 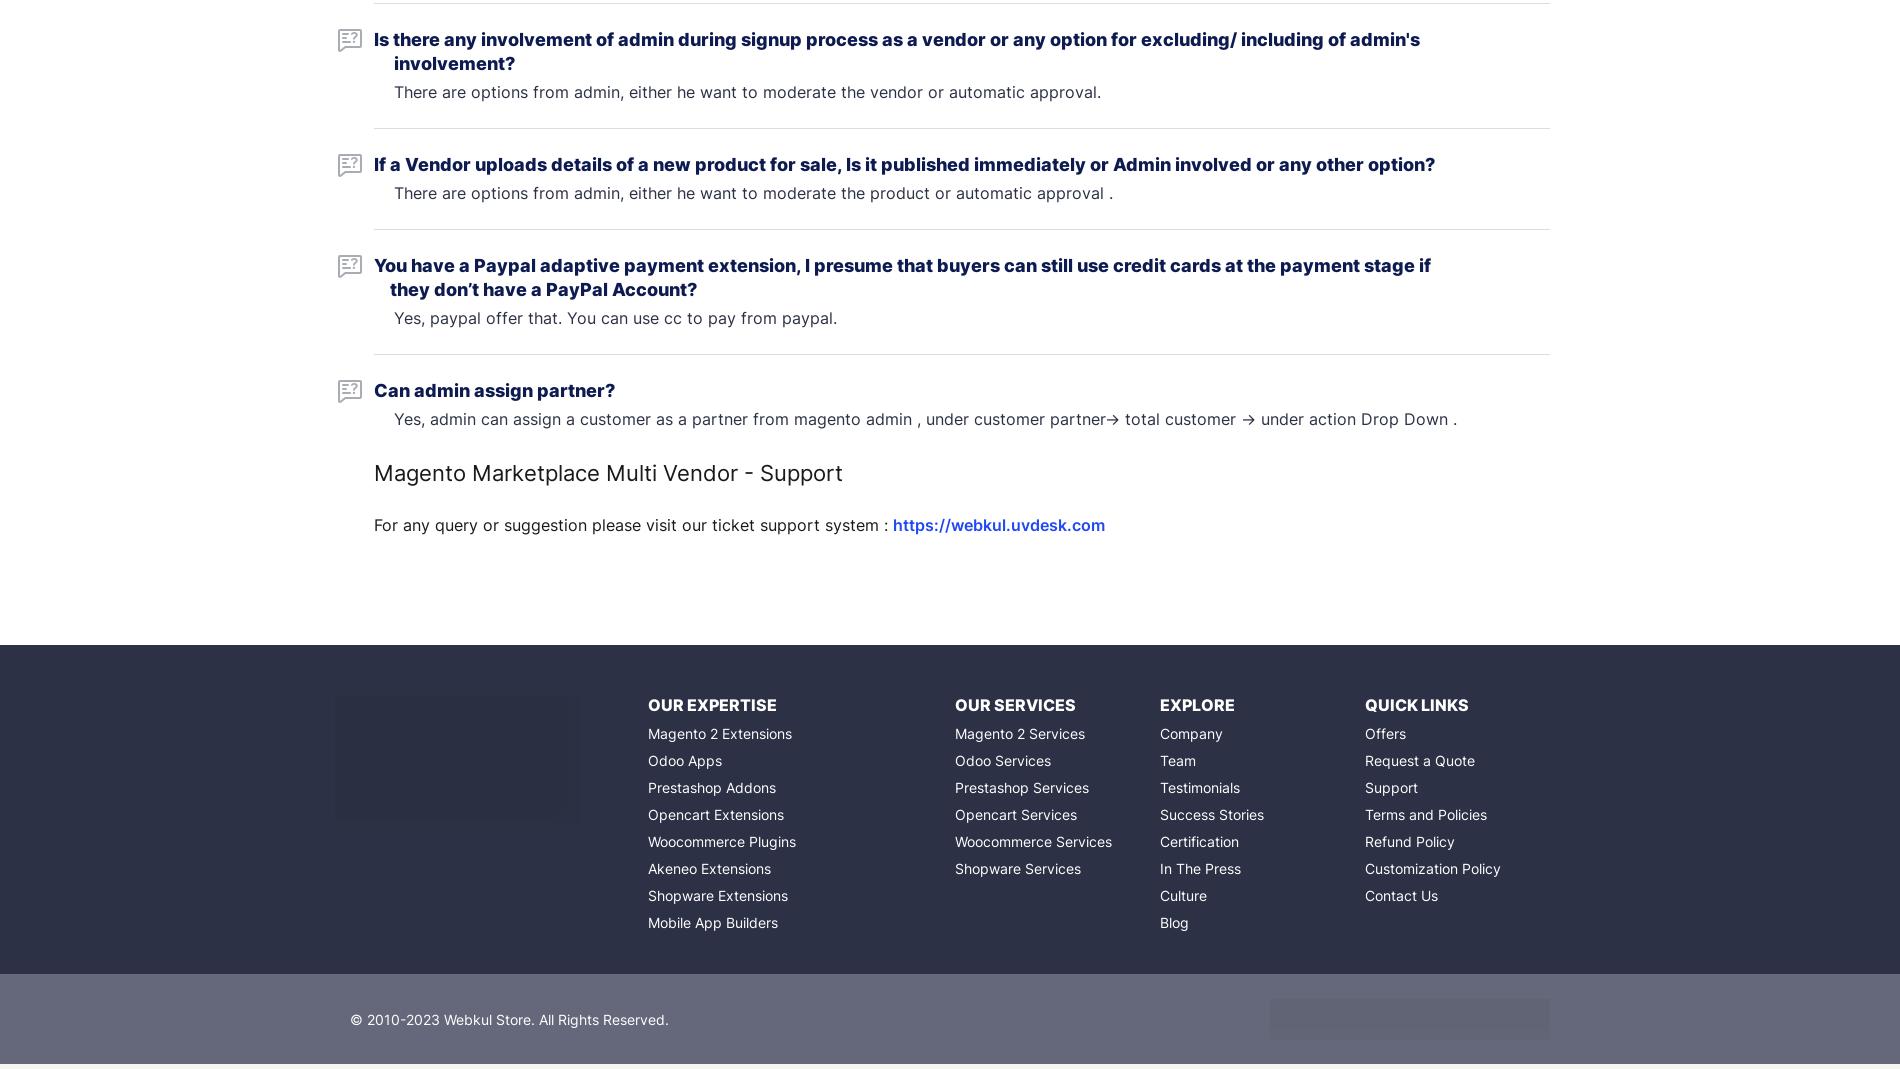 What do you see at coordinates (646, 787) in the screenshot?
I see `'Prestashop Addons'` at bounding box center [646, 787].